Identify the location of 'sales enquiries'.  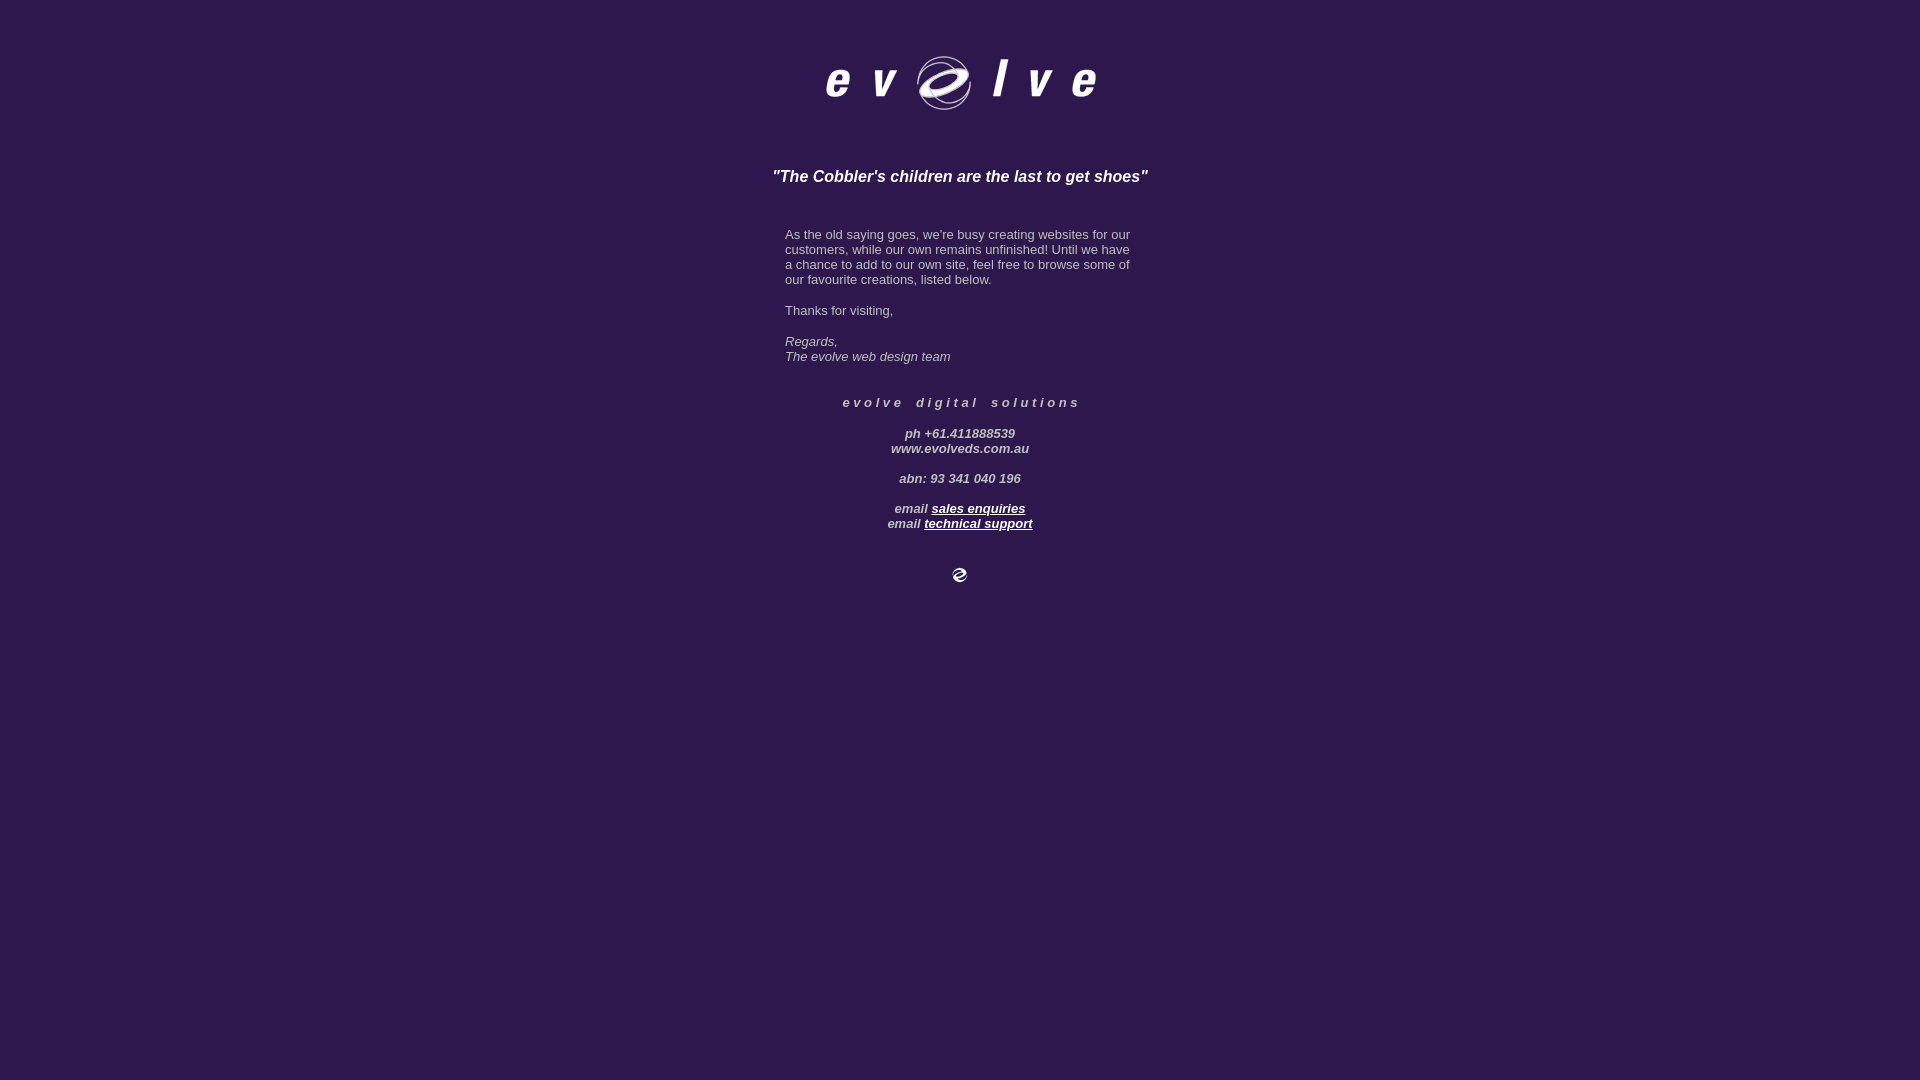
(978, 507).